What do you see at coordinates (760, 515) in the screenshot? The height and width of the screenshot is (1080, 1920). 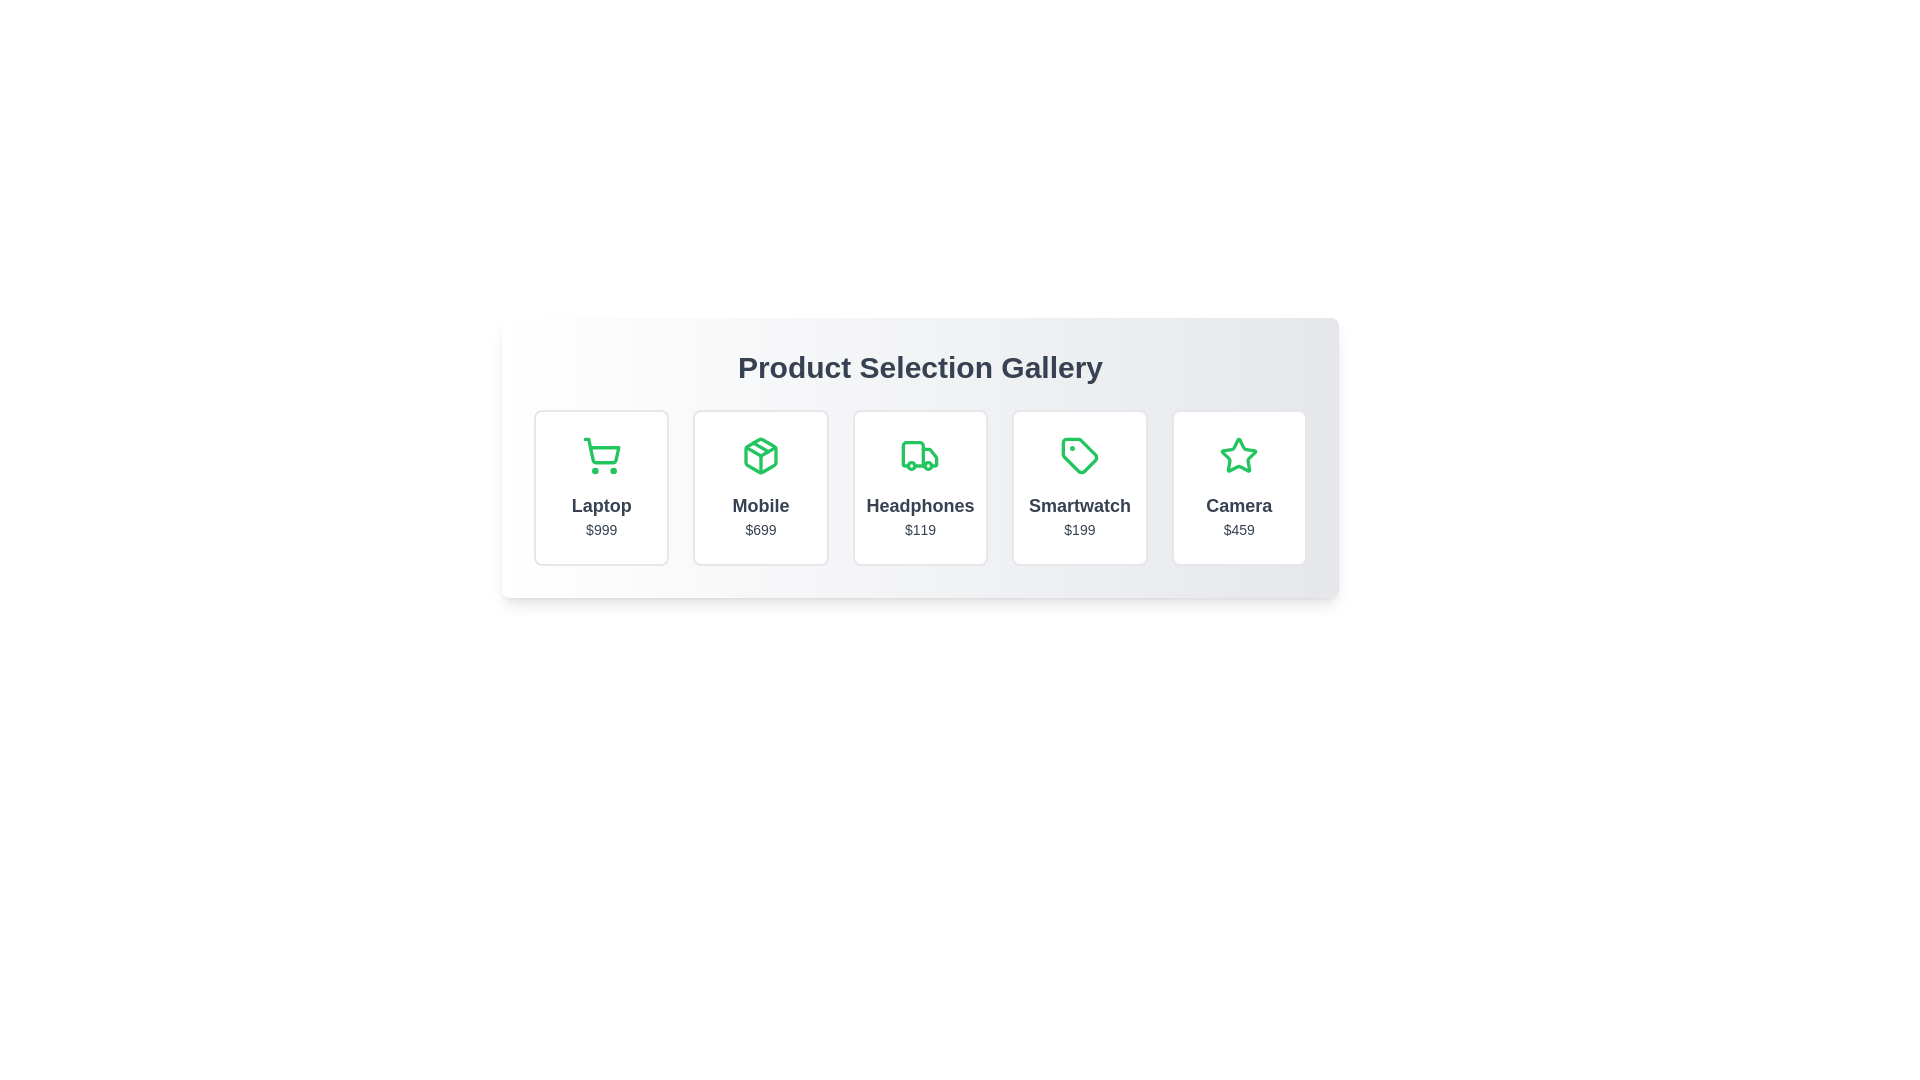 I see `the Text label displaying 'Mobile' with the price '$699', which is located in the second product card in the row of selectable products` at bounding box center [760, 515].